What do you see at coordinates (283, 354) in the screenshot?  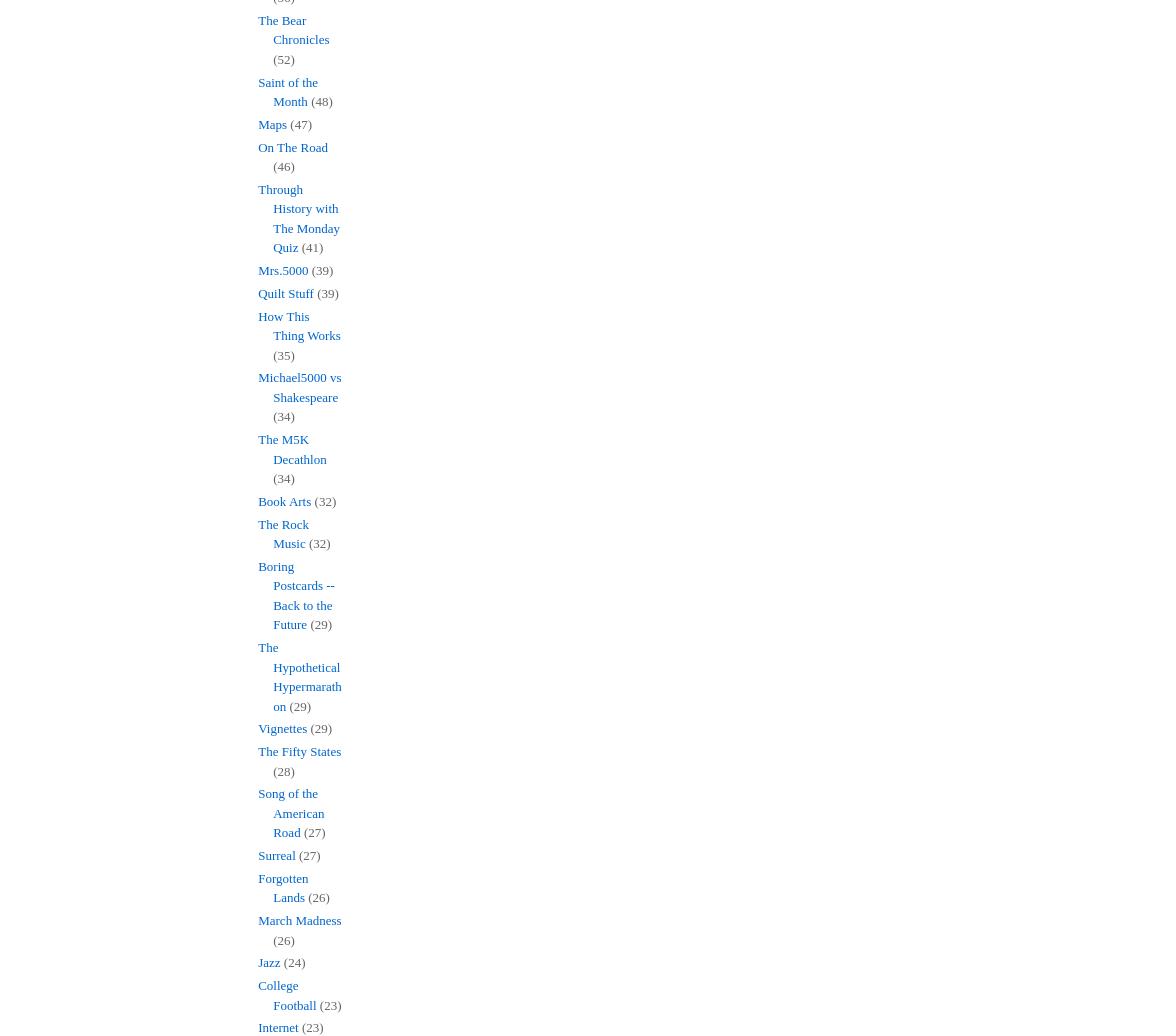 I see `'(35)'` at bounding box center [283, 354].